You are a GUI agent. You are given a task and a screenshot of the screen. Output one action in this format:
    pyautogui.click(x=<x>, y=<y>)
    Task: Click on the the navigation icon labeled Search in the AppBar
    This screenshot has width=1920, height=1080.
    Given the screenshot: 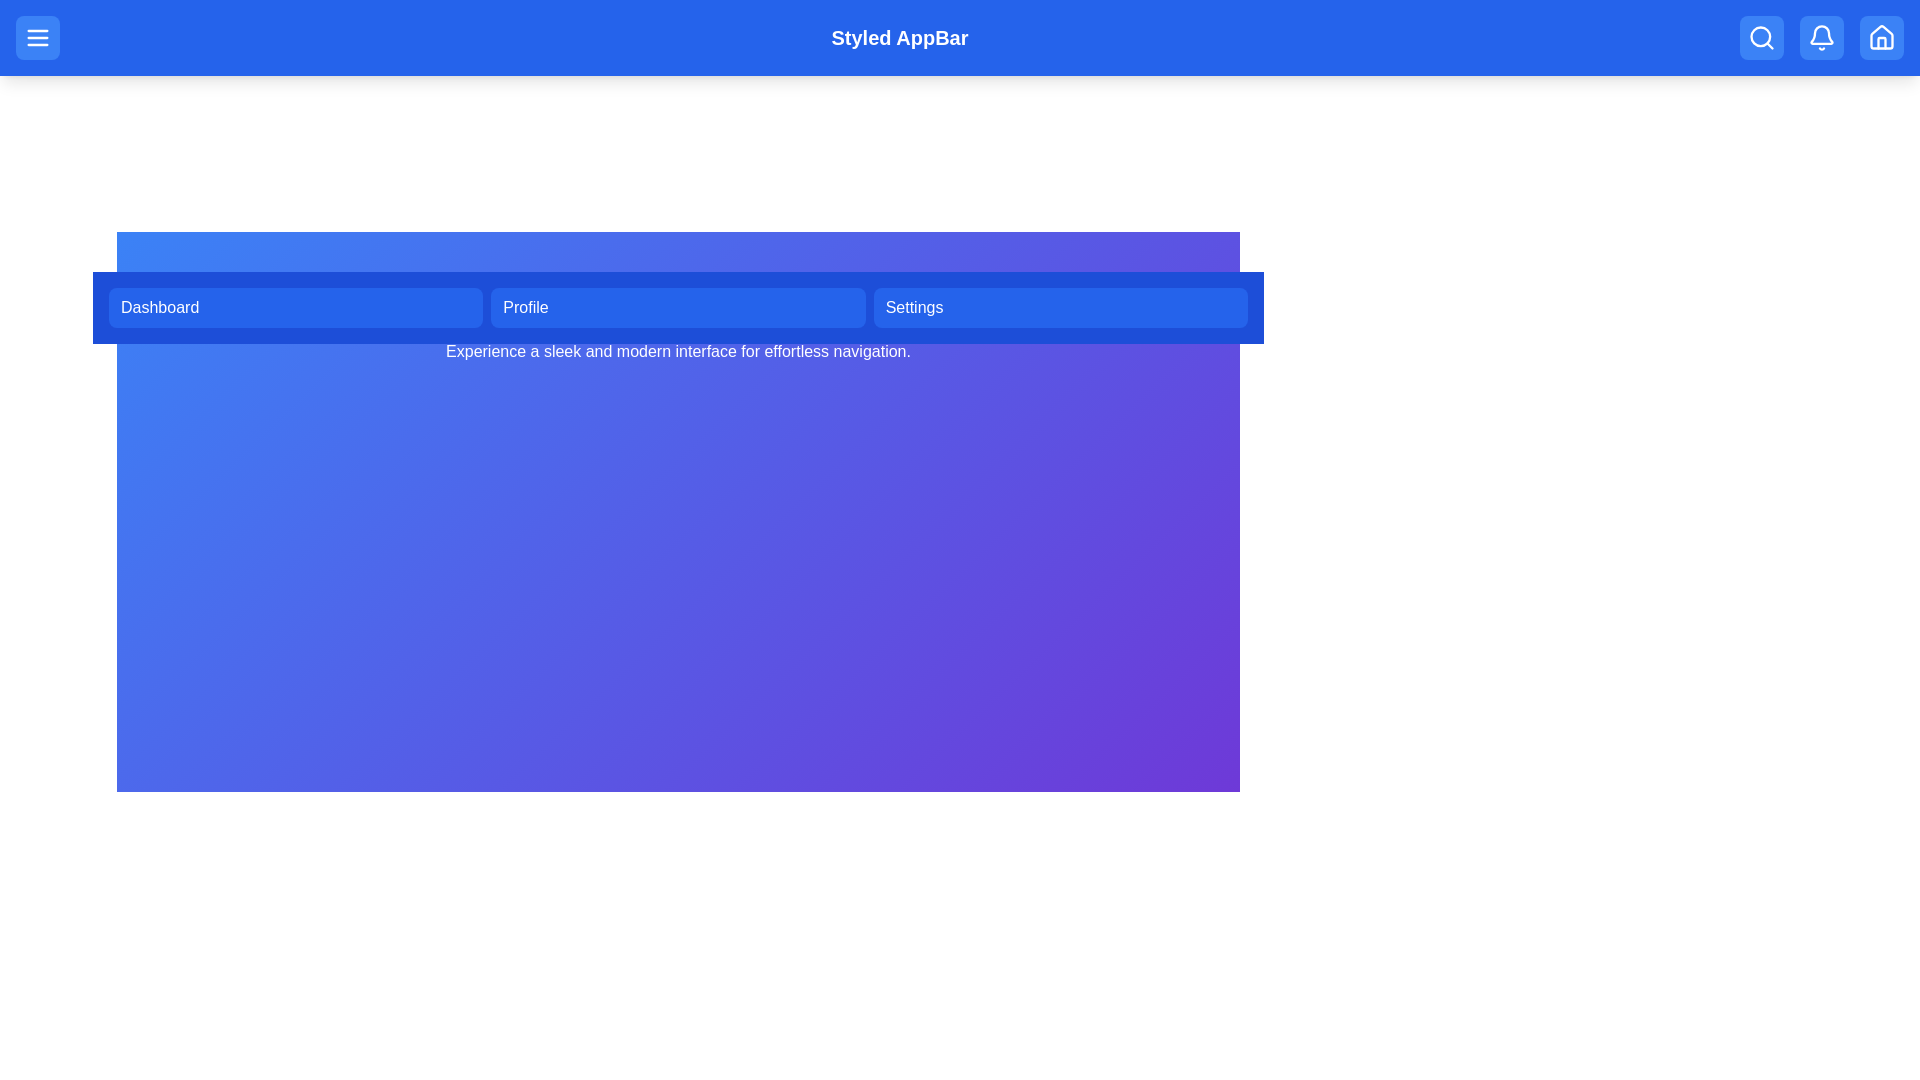 What is the action you would take?
    pyautogui.click(x=1761, y=38)
    